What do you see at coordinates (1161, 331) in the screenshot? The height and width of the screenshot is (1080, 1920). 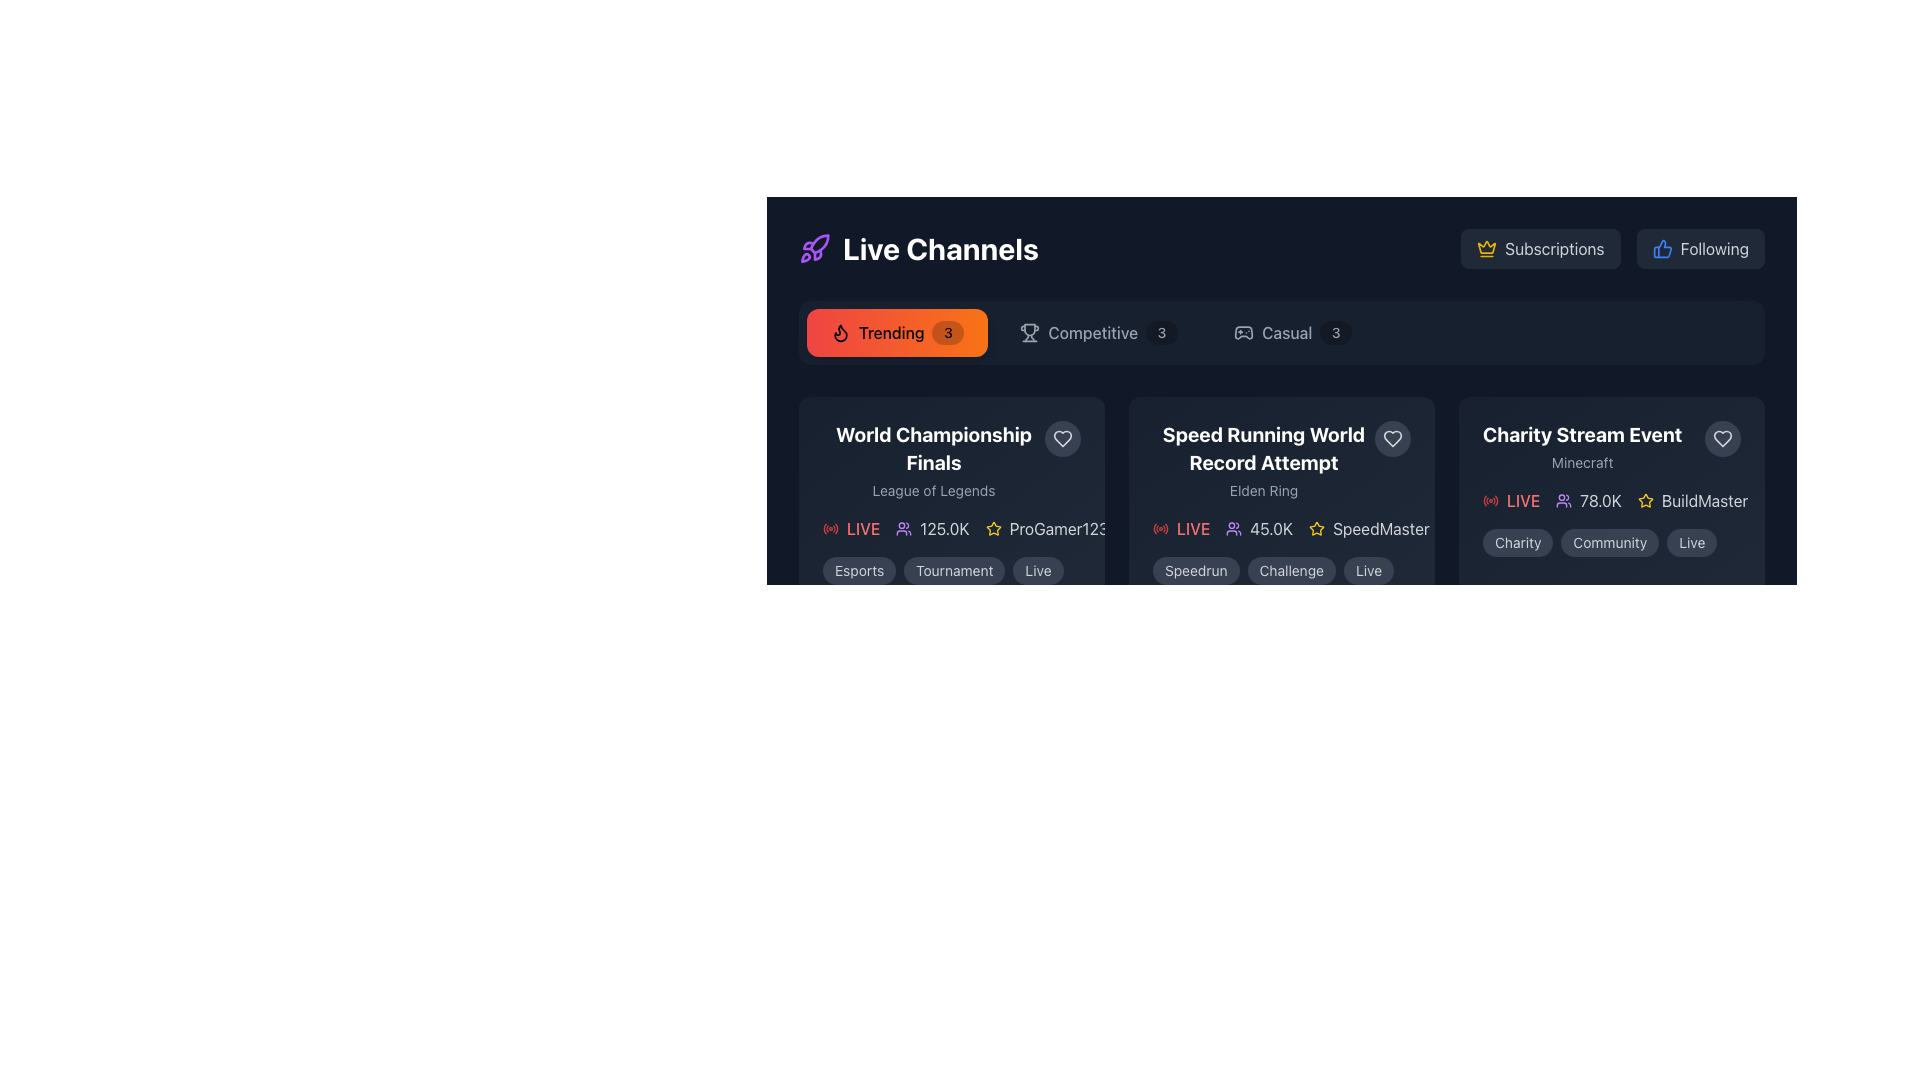 I see `the small circular Badge with a black semi-transparent background and the number '3' in white, located to the right of 'Competitive' in the navigation bar` at bounding box center [1161, 331].